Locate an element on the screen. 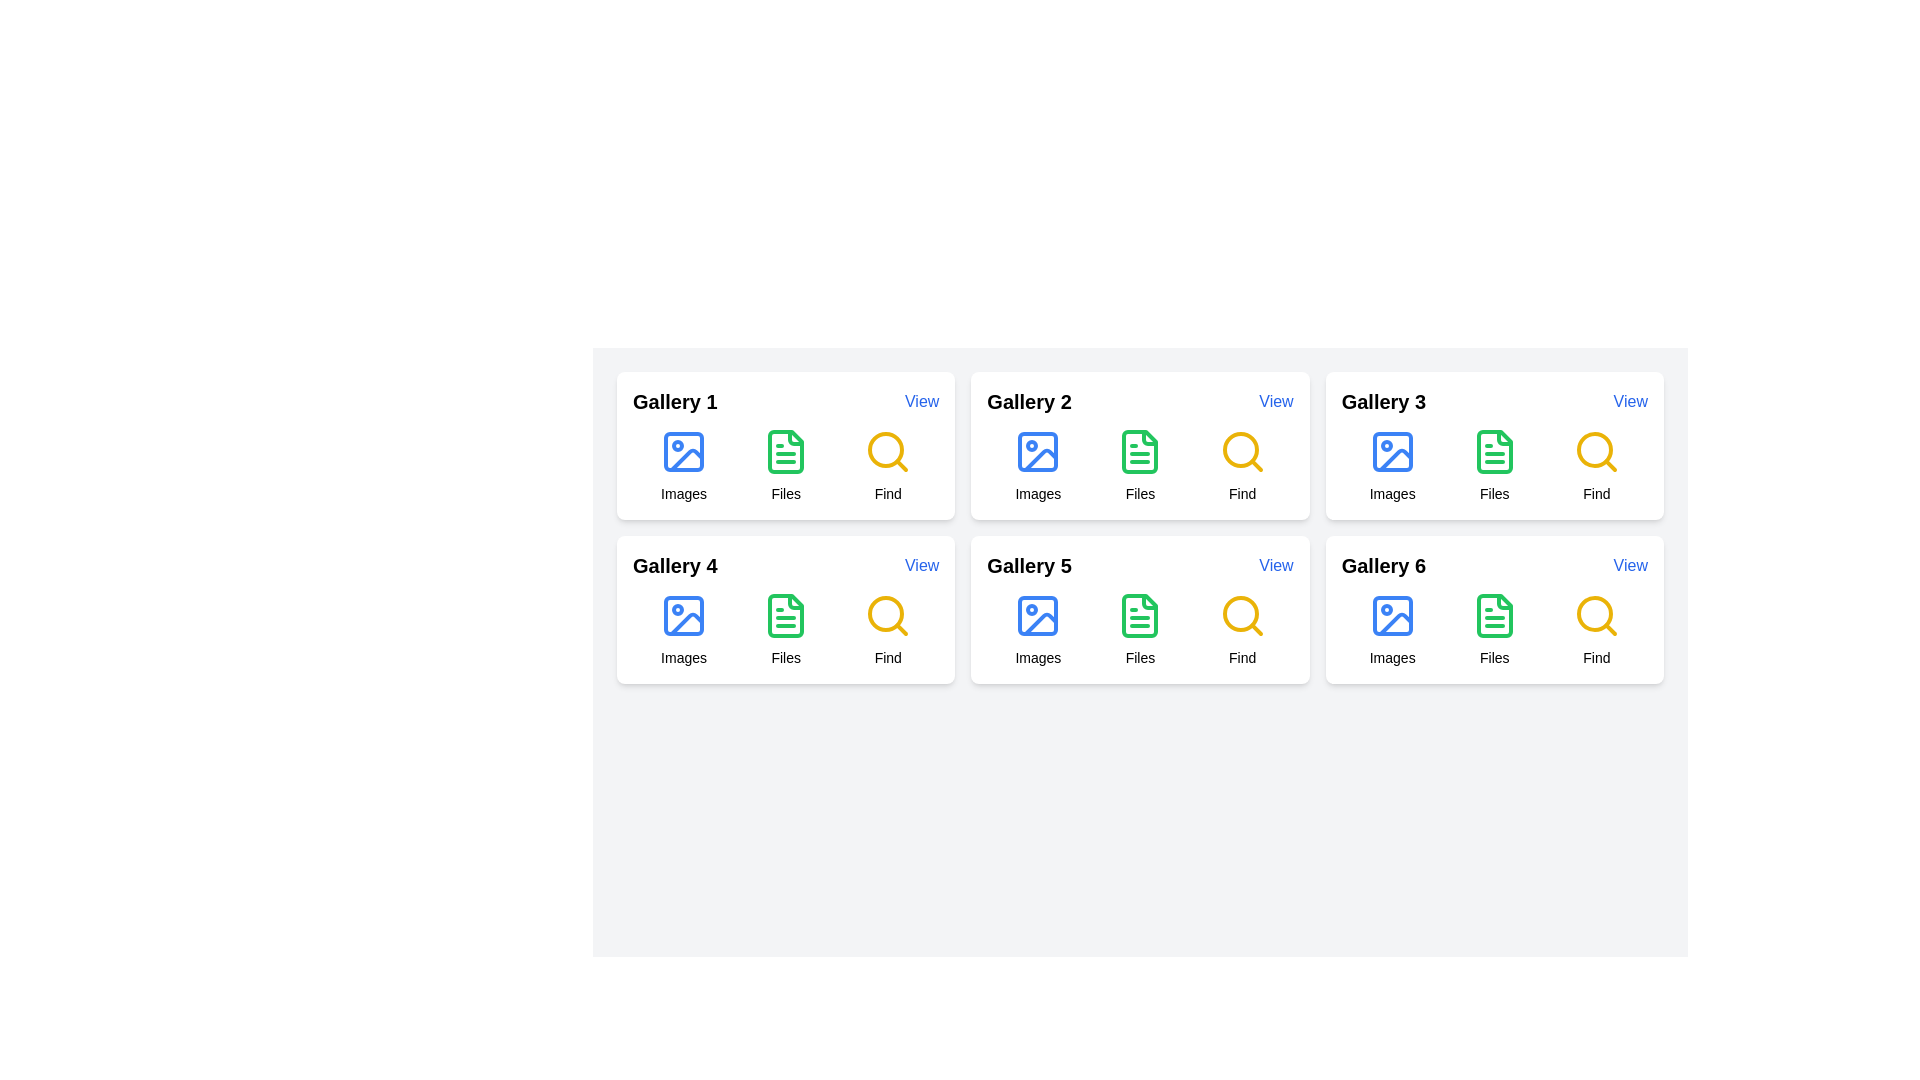 The image size is (1920, 1080). the 'Files' Text label located in 'Gallery 2', which is positioned below a document SVG icon is located at coordinates (1140, 493).